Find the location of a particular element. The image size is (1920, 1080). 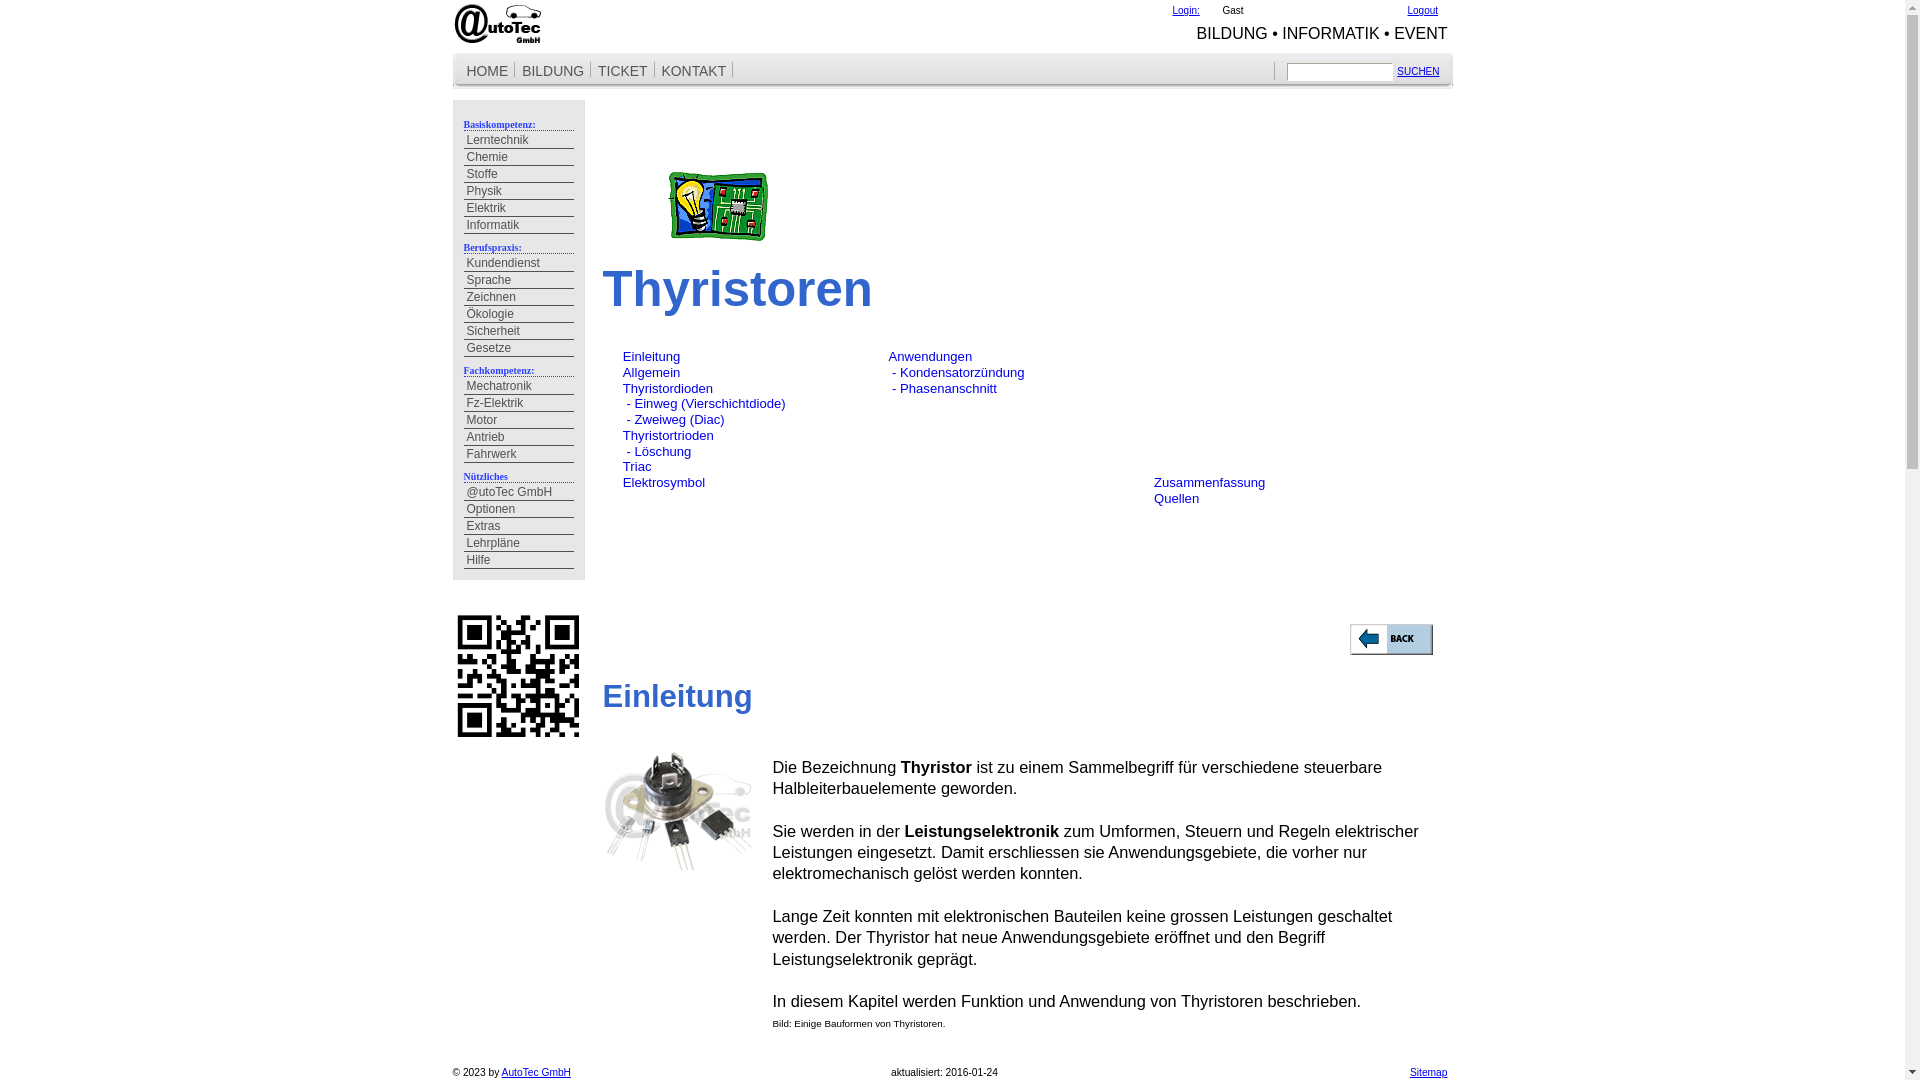

' - Einweg (Vierschichtdiode)' is located at coordinates (704, 403).